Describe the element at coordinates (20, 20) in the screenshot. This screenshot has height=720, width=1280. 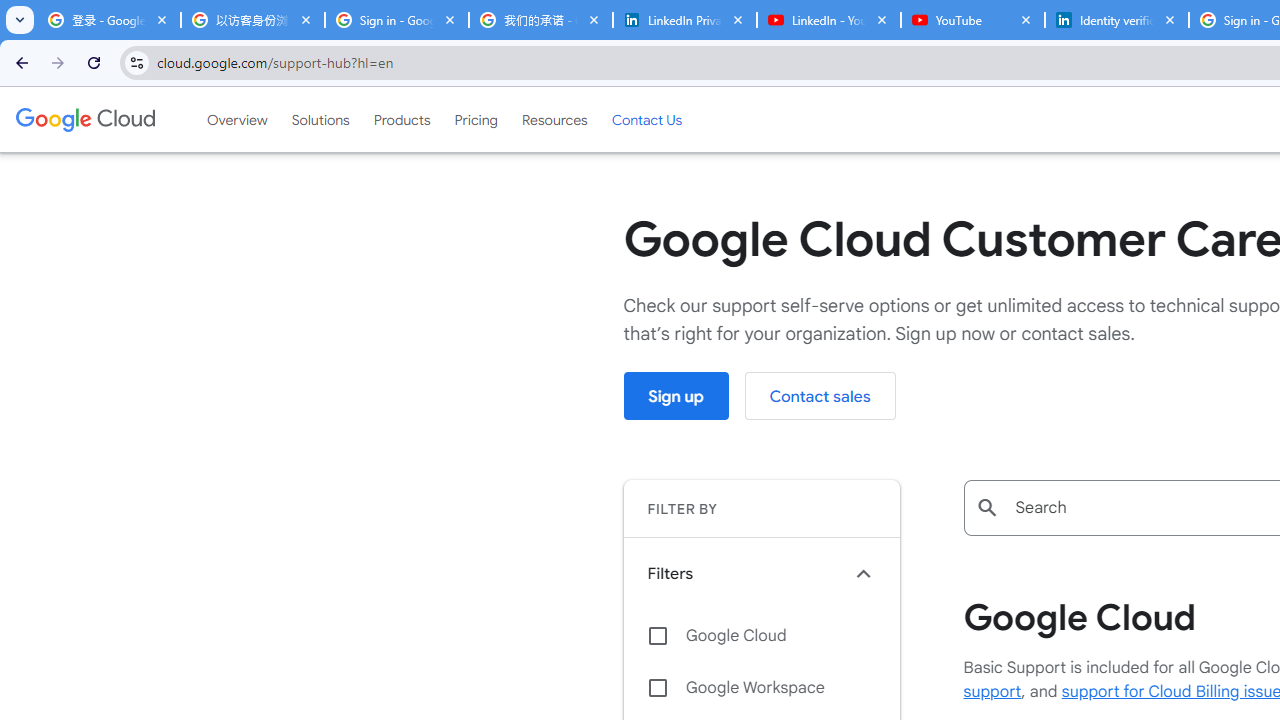
I see `'Search tabs'` at that location.